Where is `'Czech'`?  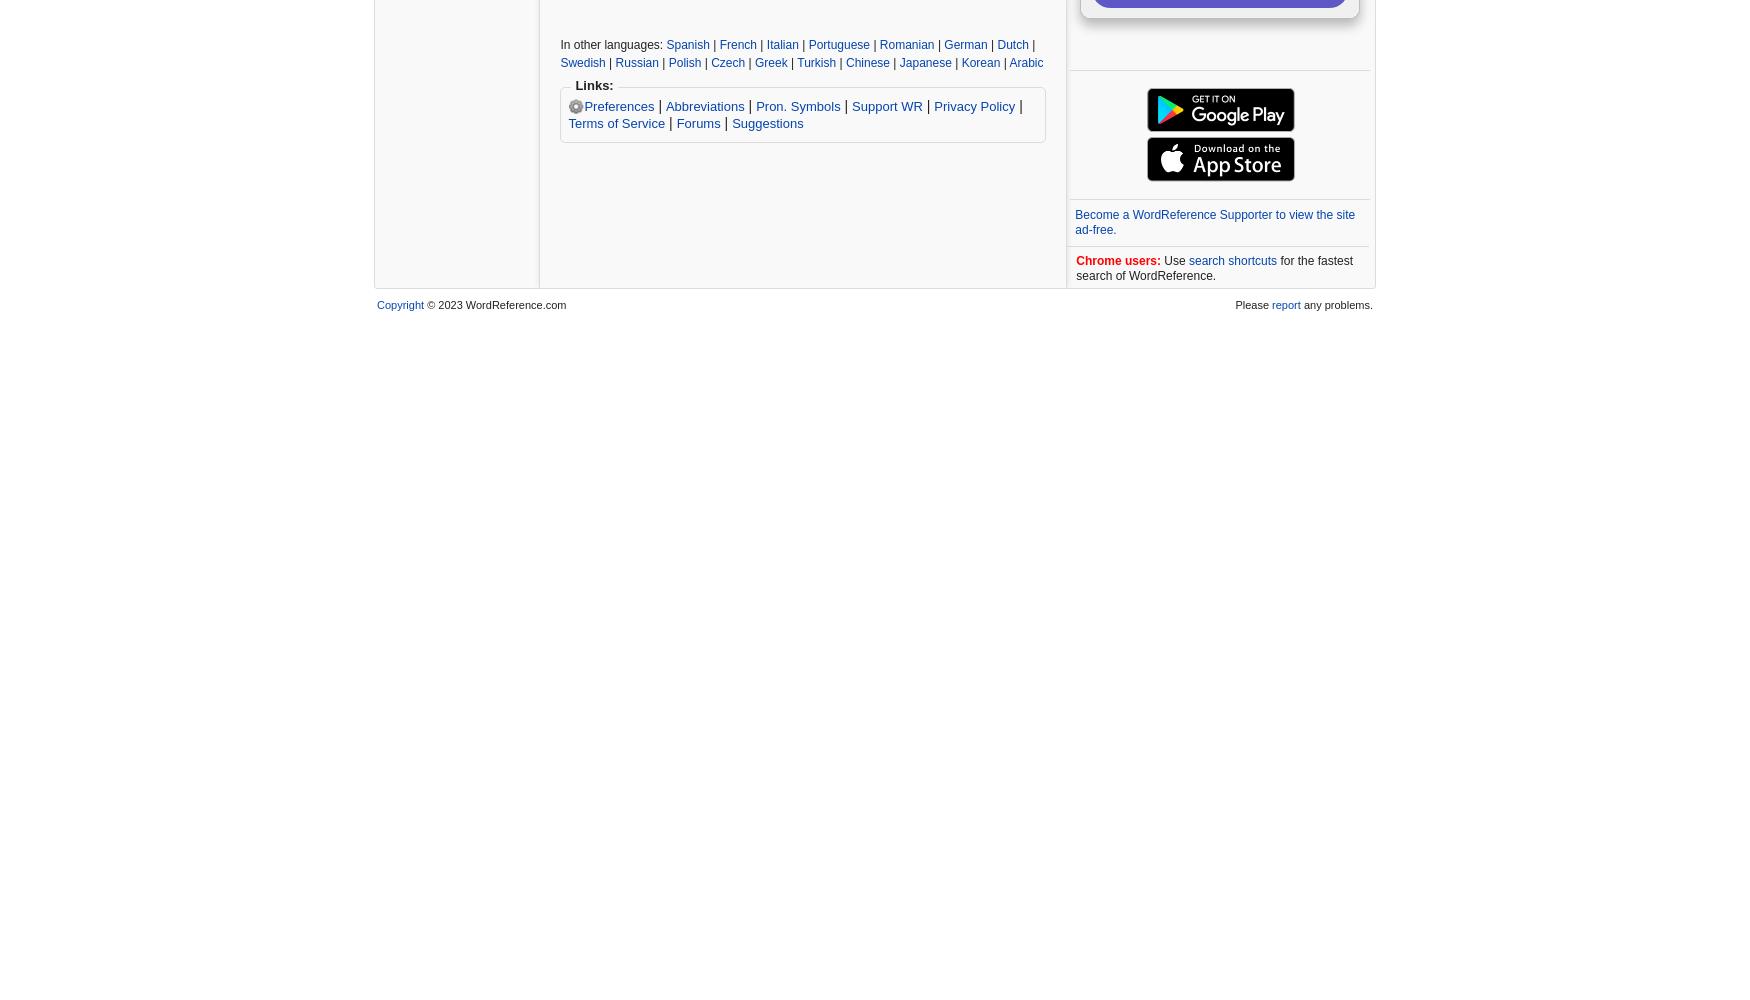
'Czech' is located at coordinates (728, 62).